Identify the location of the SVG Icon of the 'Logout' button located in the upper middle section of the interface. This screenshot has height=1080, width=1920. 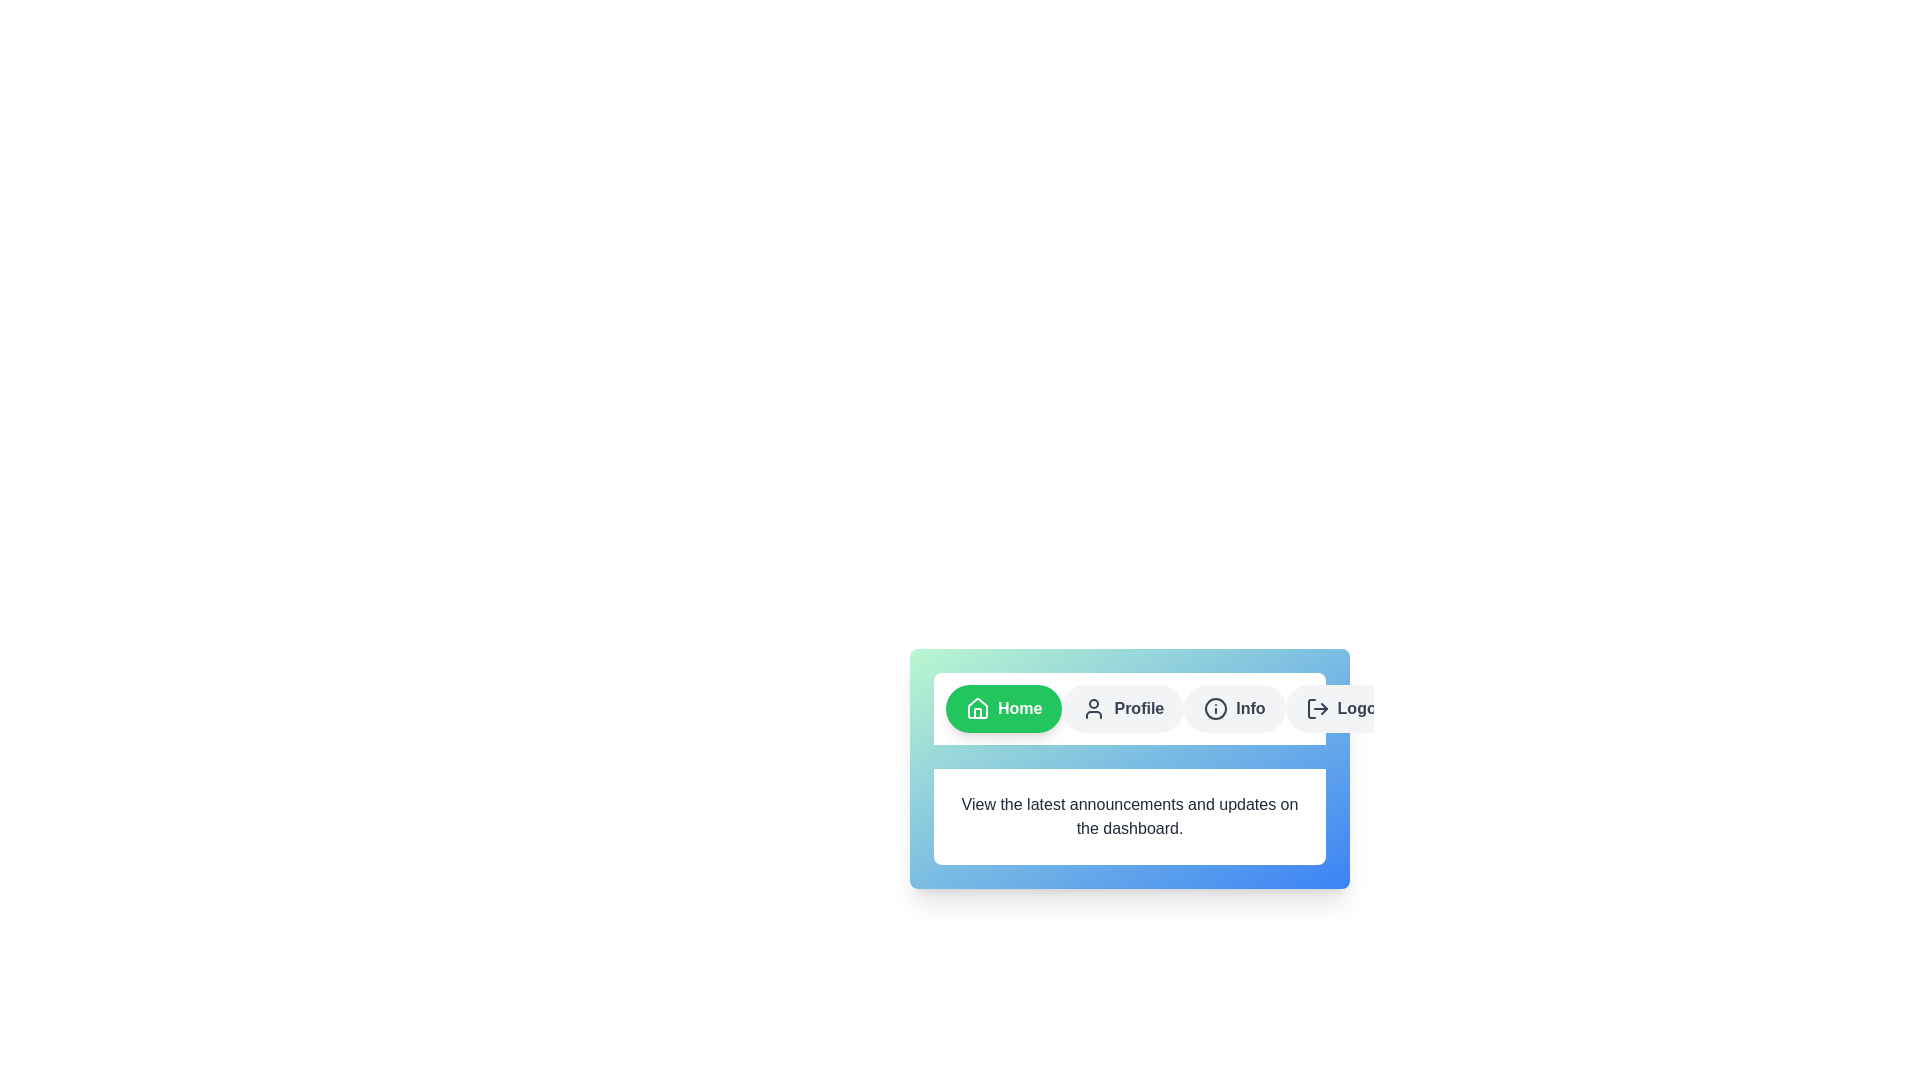
(1317, 708).